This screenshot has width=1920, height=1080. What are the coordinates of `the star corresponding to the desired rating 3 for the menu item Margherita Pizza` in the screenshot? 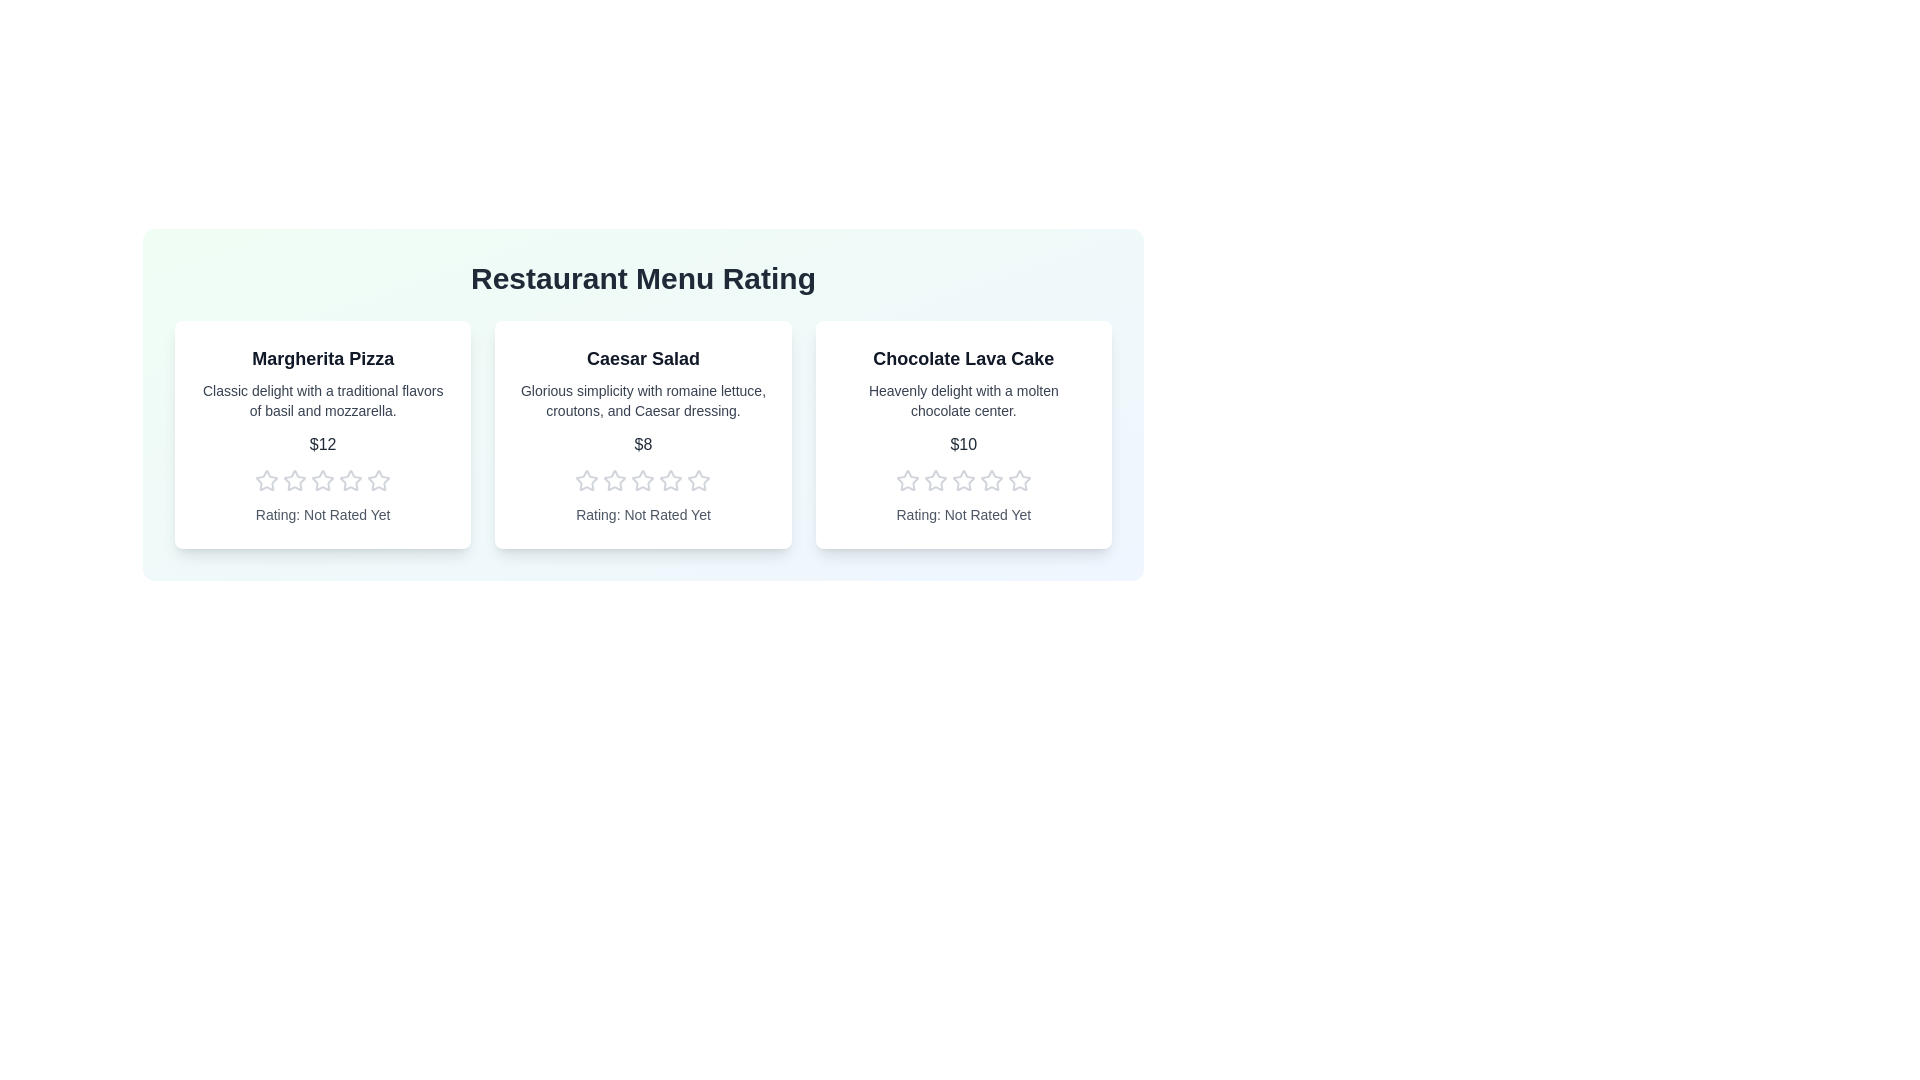 It's located at (322, 481).